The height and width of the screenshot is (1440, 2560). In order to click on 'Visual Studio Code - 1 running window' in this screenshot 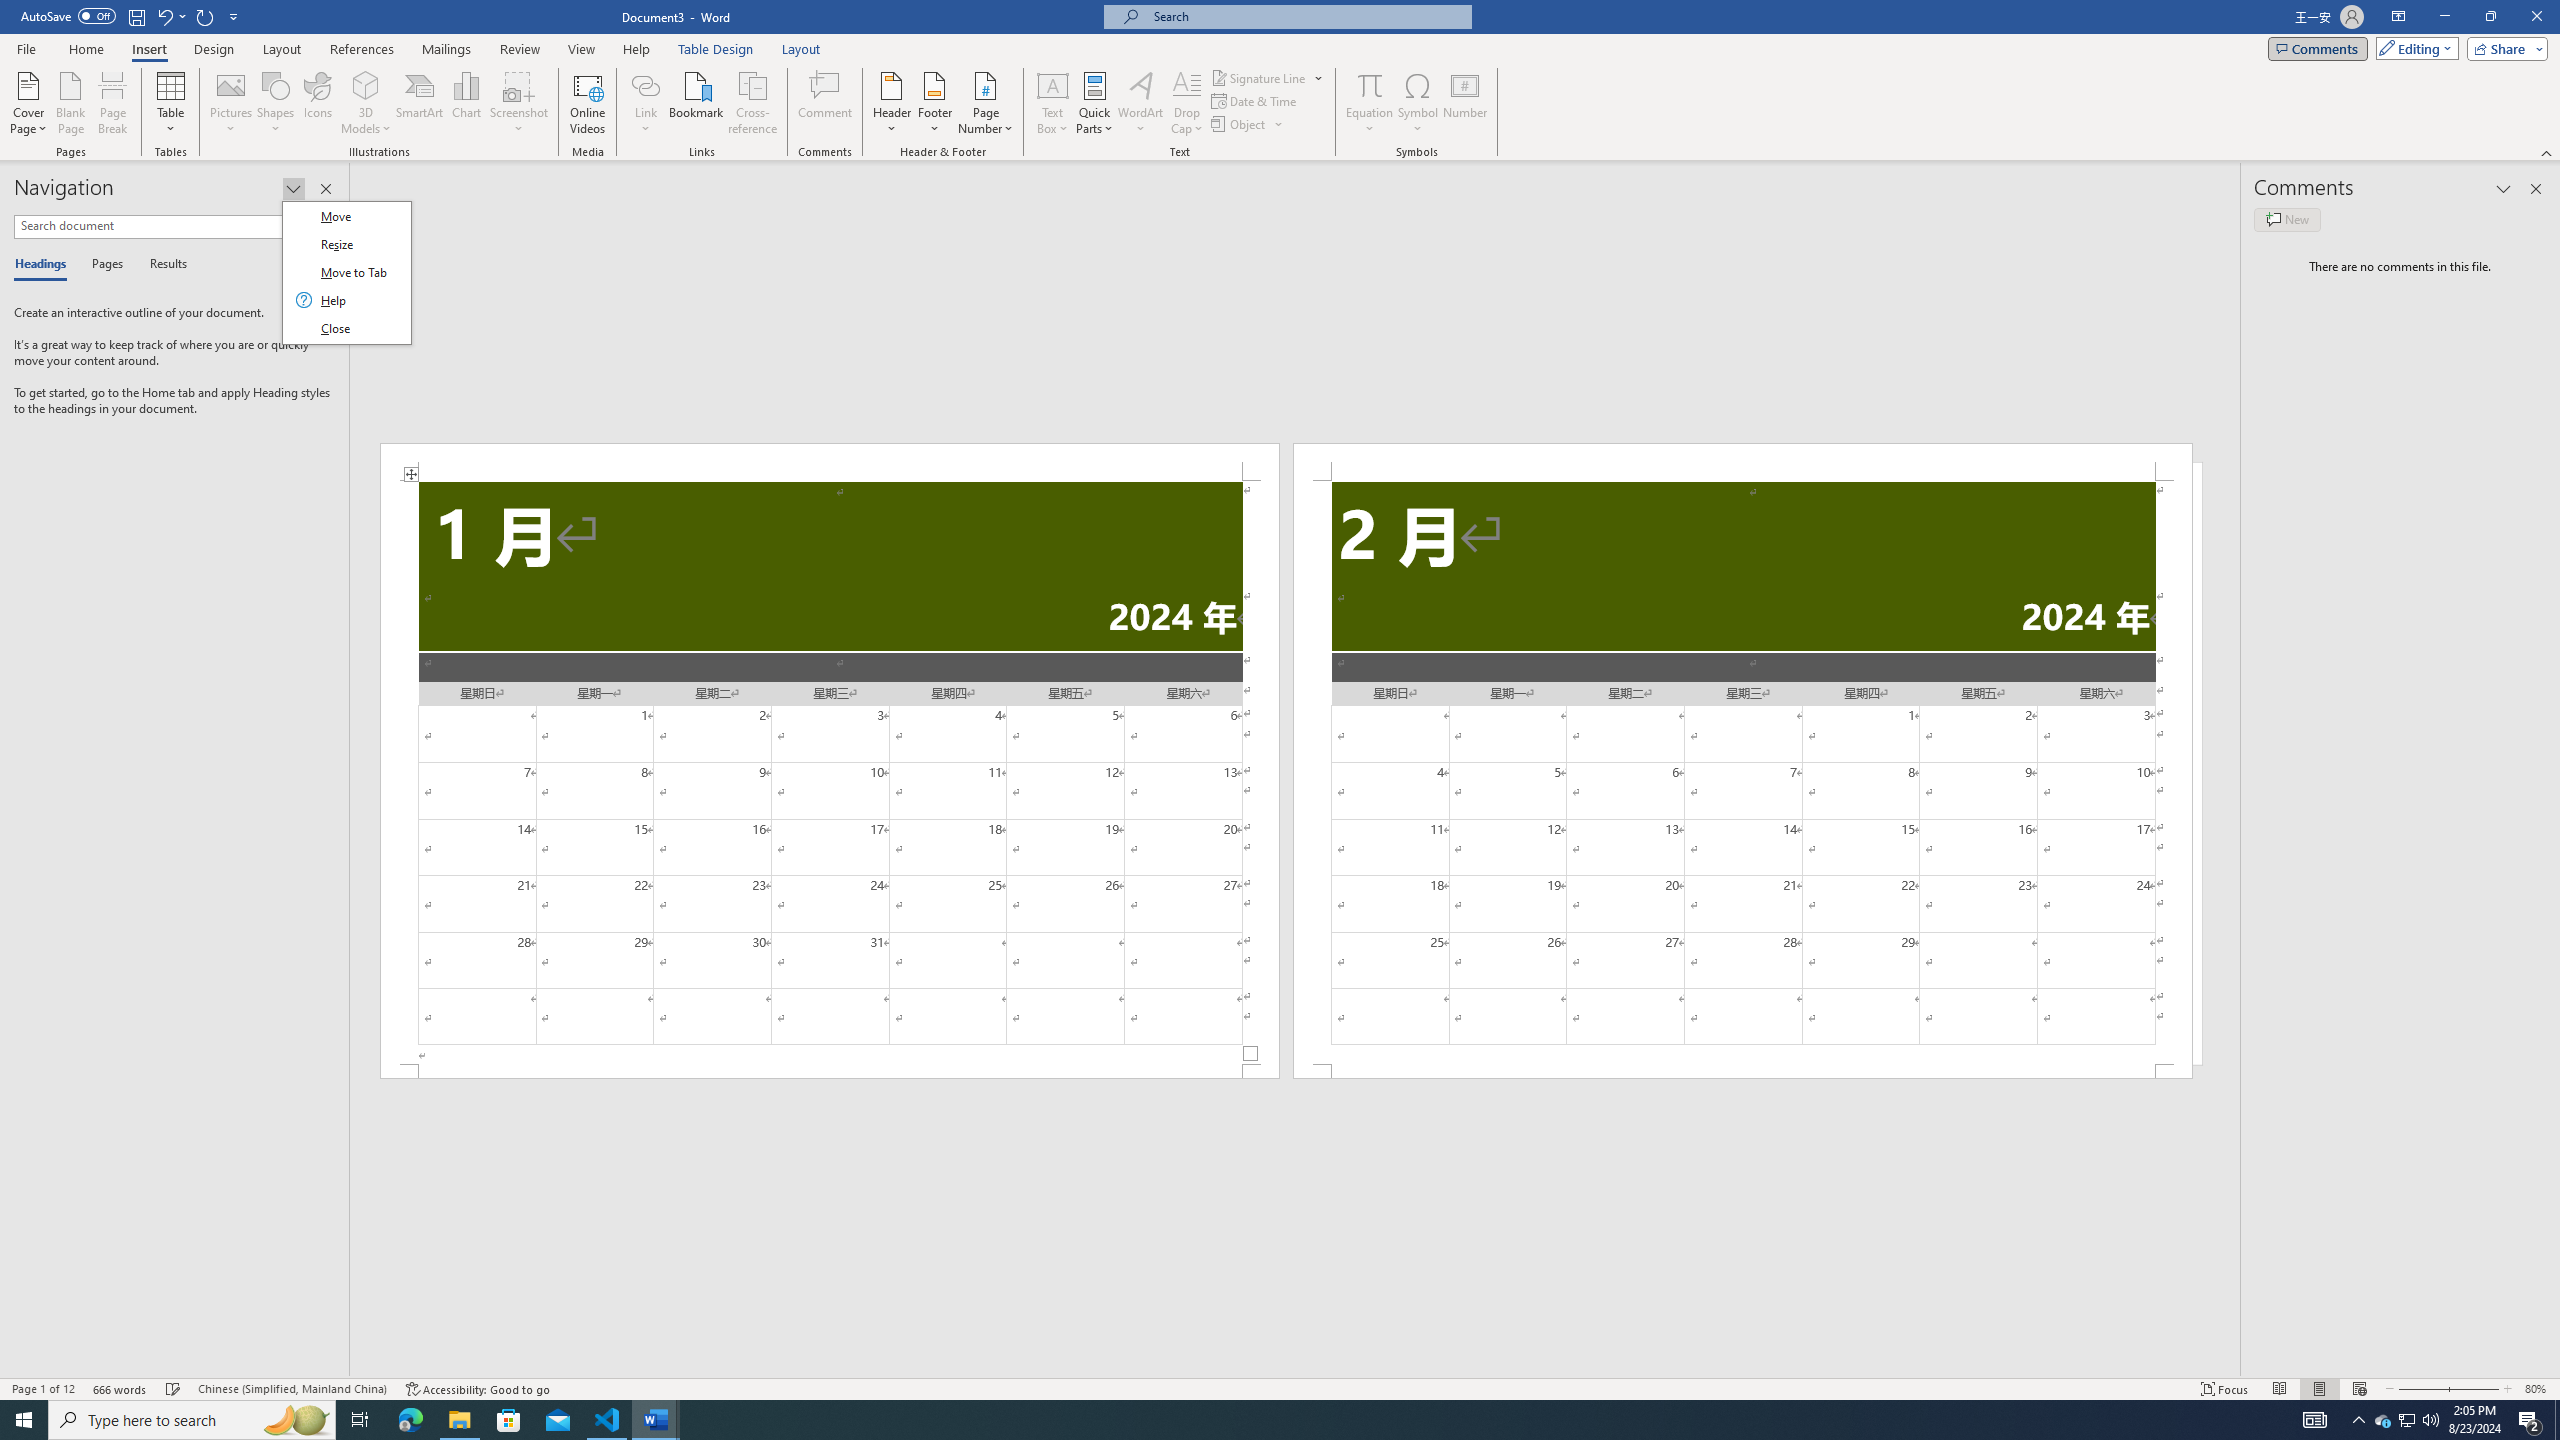, I will do `click(607, 1418)`.